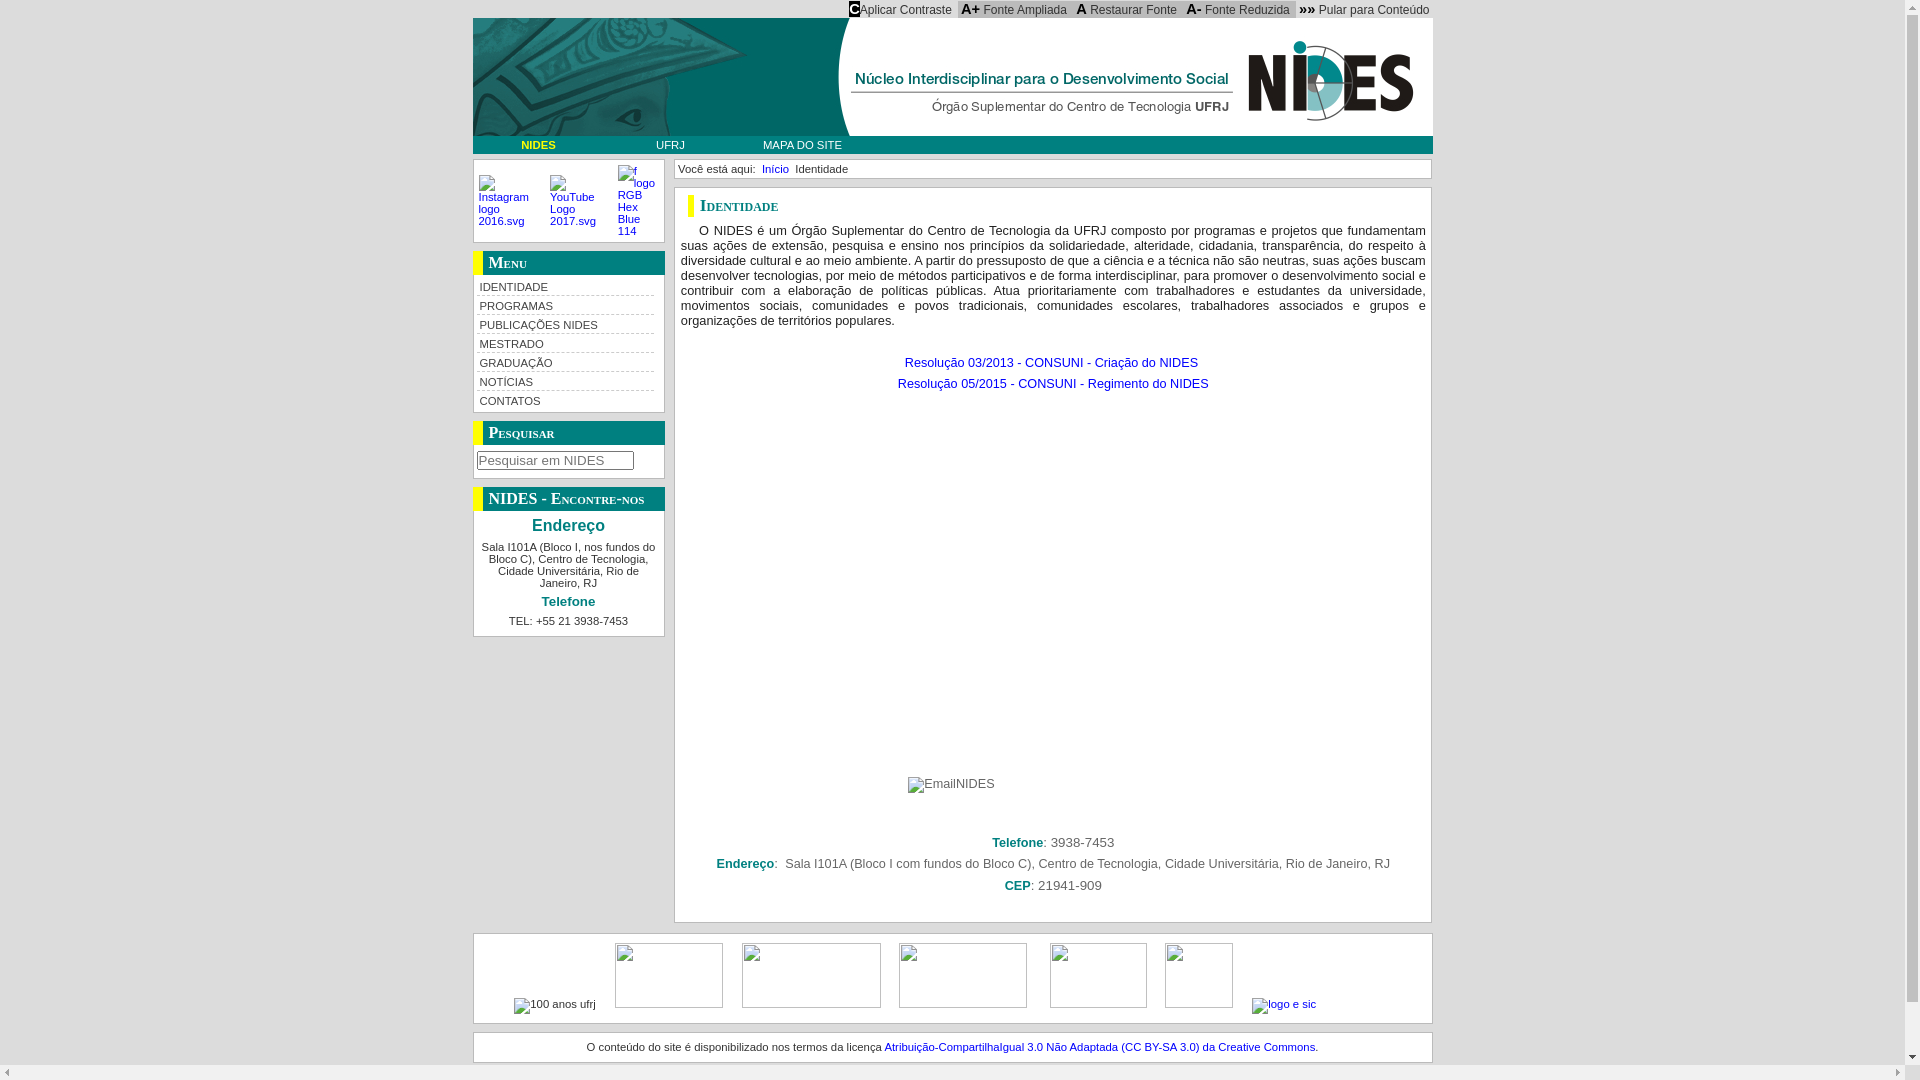 Image resolution: width=1920 pixels, height=1080 pixels. What do you see at coordinates (1237, 8) in the screenshot?
I see `'A- Fonte Reduzida'` at bounding box center [1237, 8].